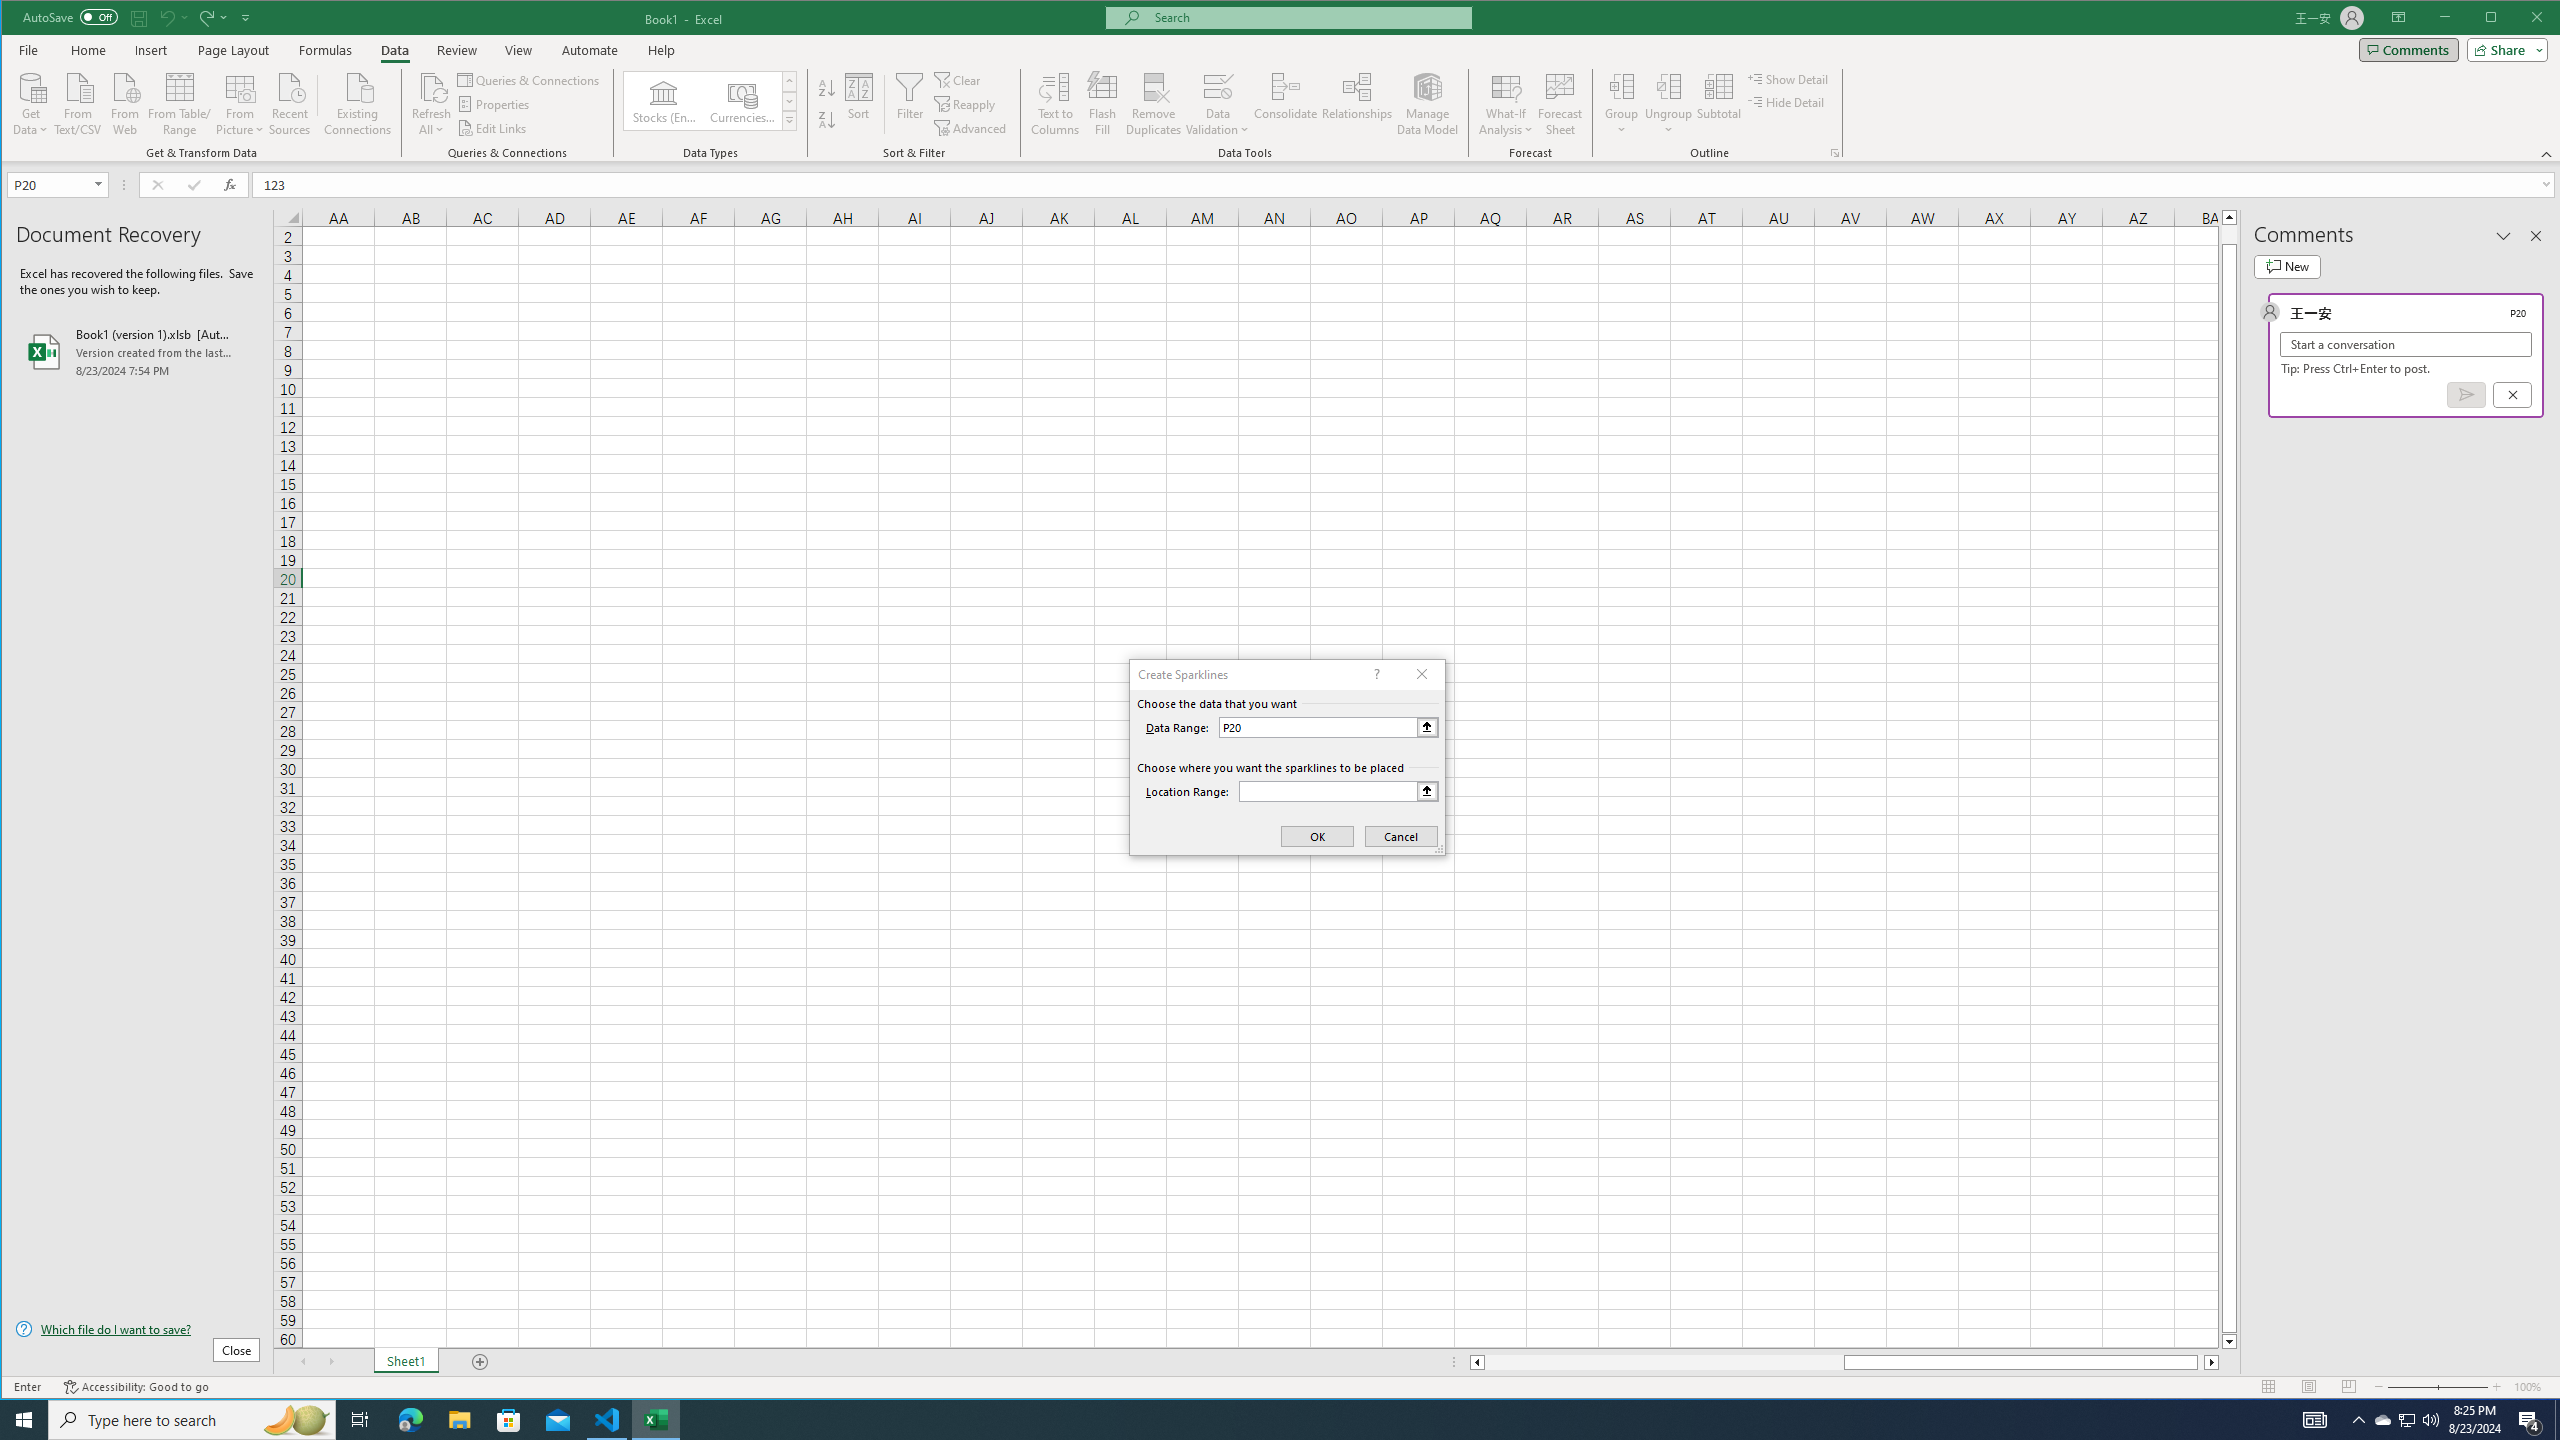  What do you see at coordinates (1285, 103) in the screenshot?
I see `'Consolidate...'` at bounding box center [1285, 103].